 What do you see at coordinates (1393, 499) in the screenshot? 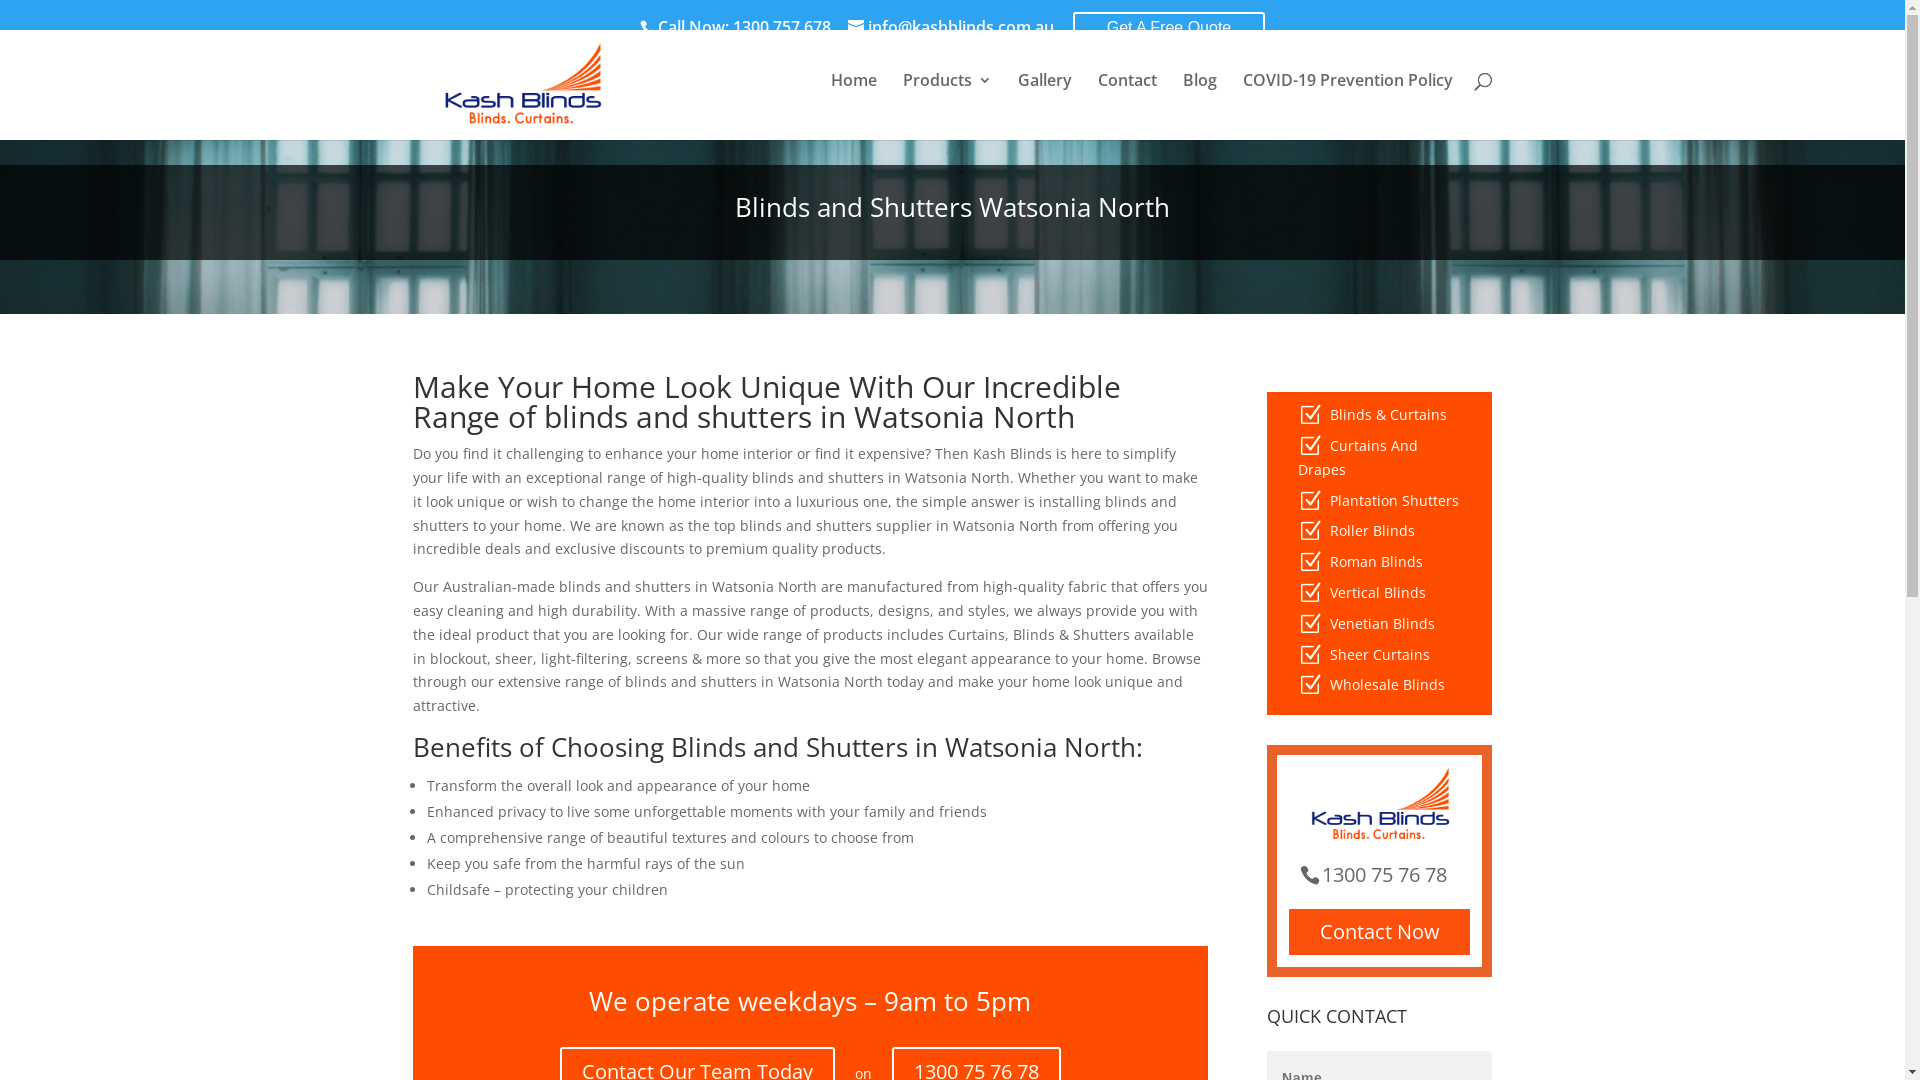
I see `'Plantation Shutters'` at bounding box center [1393, 499].